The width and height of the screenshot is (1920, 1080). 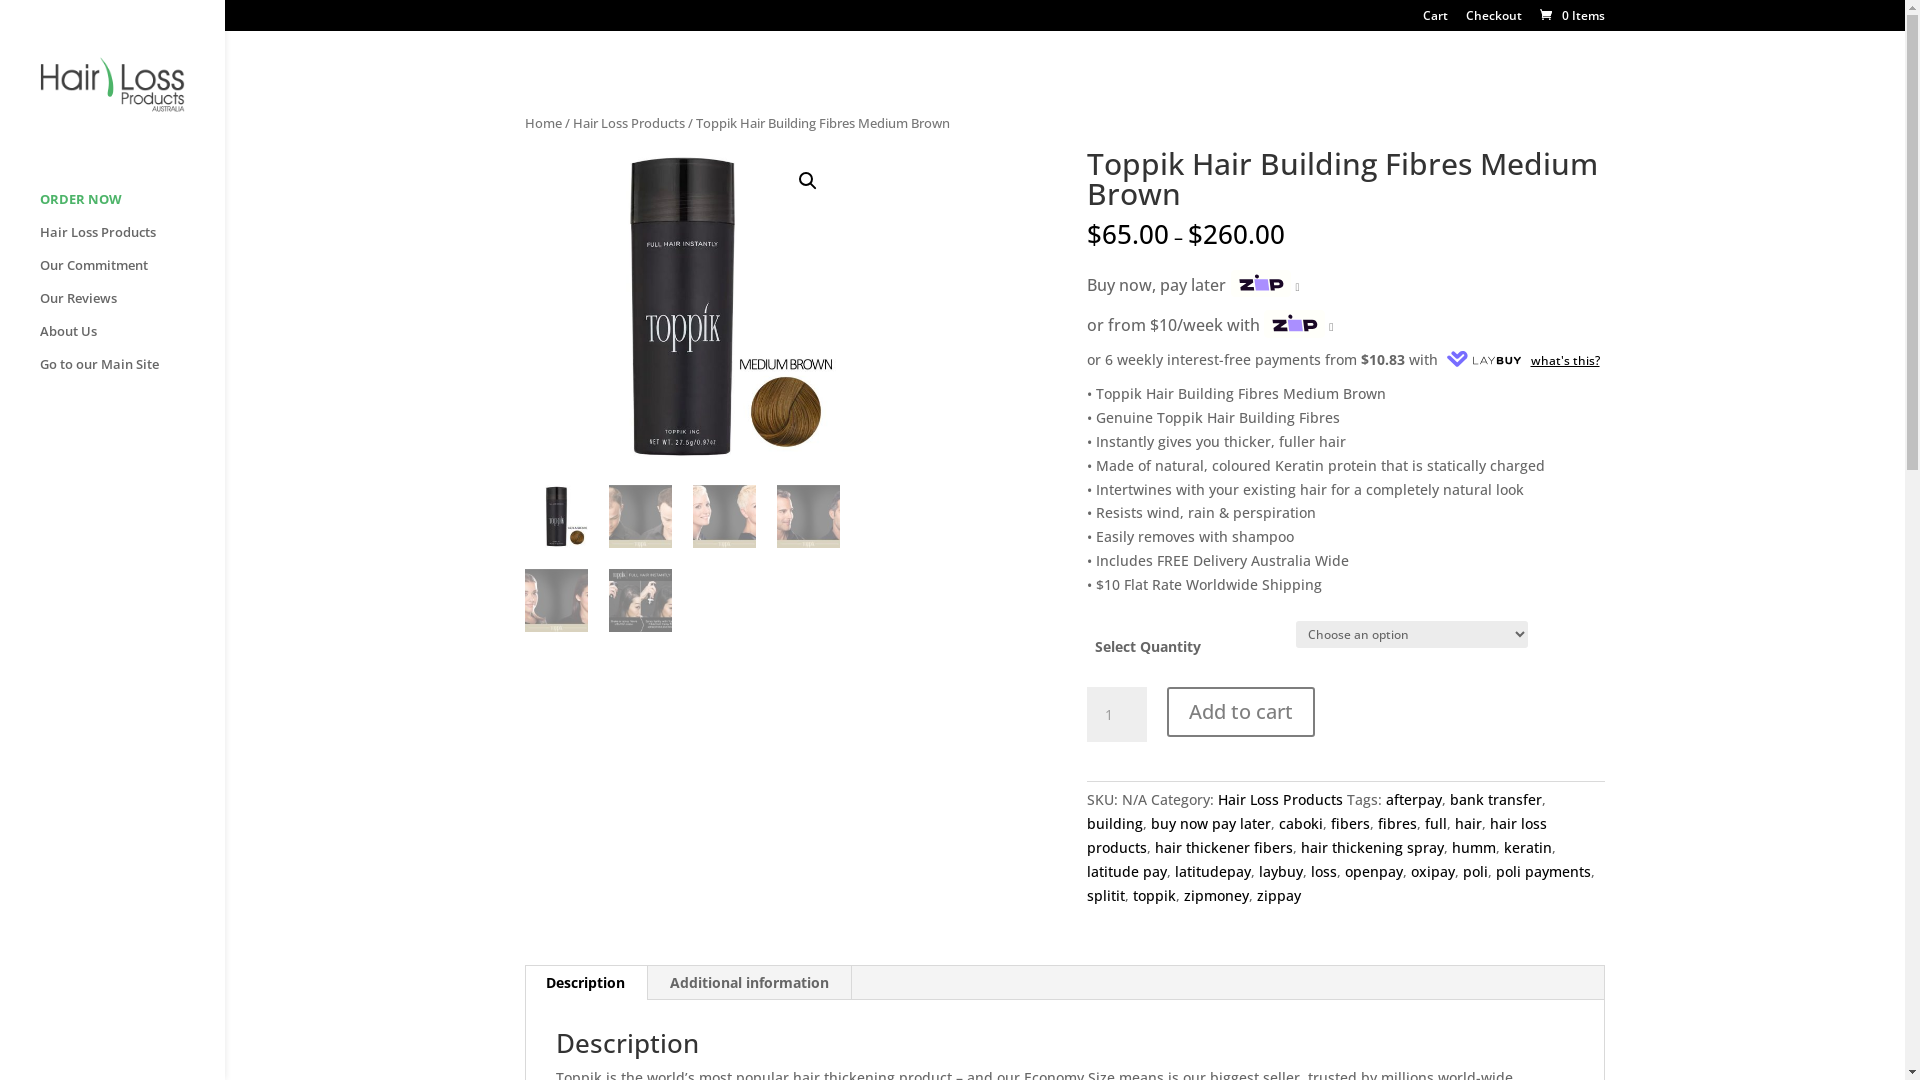 What do you see at coordinates (1473, 847) in the screenshot?
I see `'humm'` at bounding box center [1473, 847].